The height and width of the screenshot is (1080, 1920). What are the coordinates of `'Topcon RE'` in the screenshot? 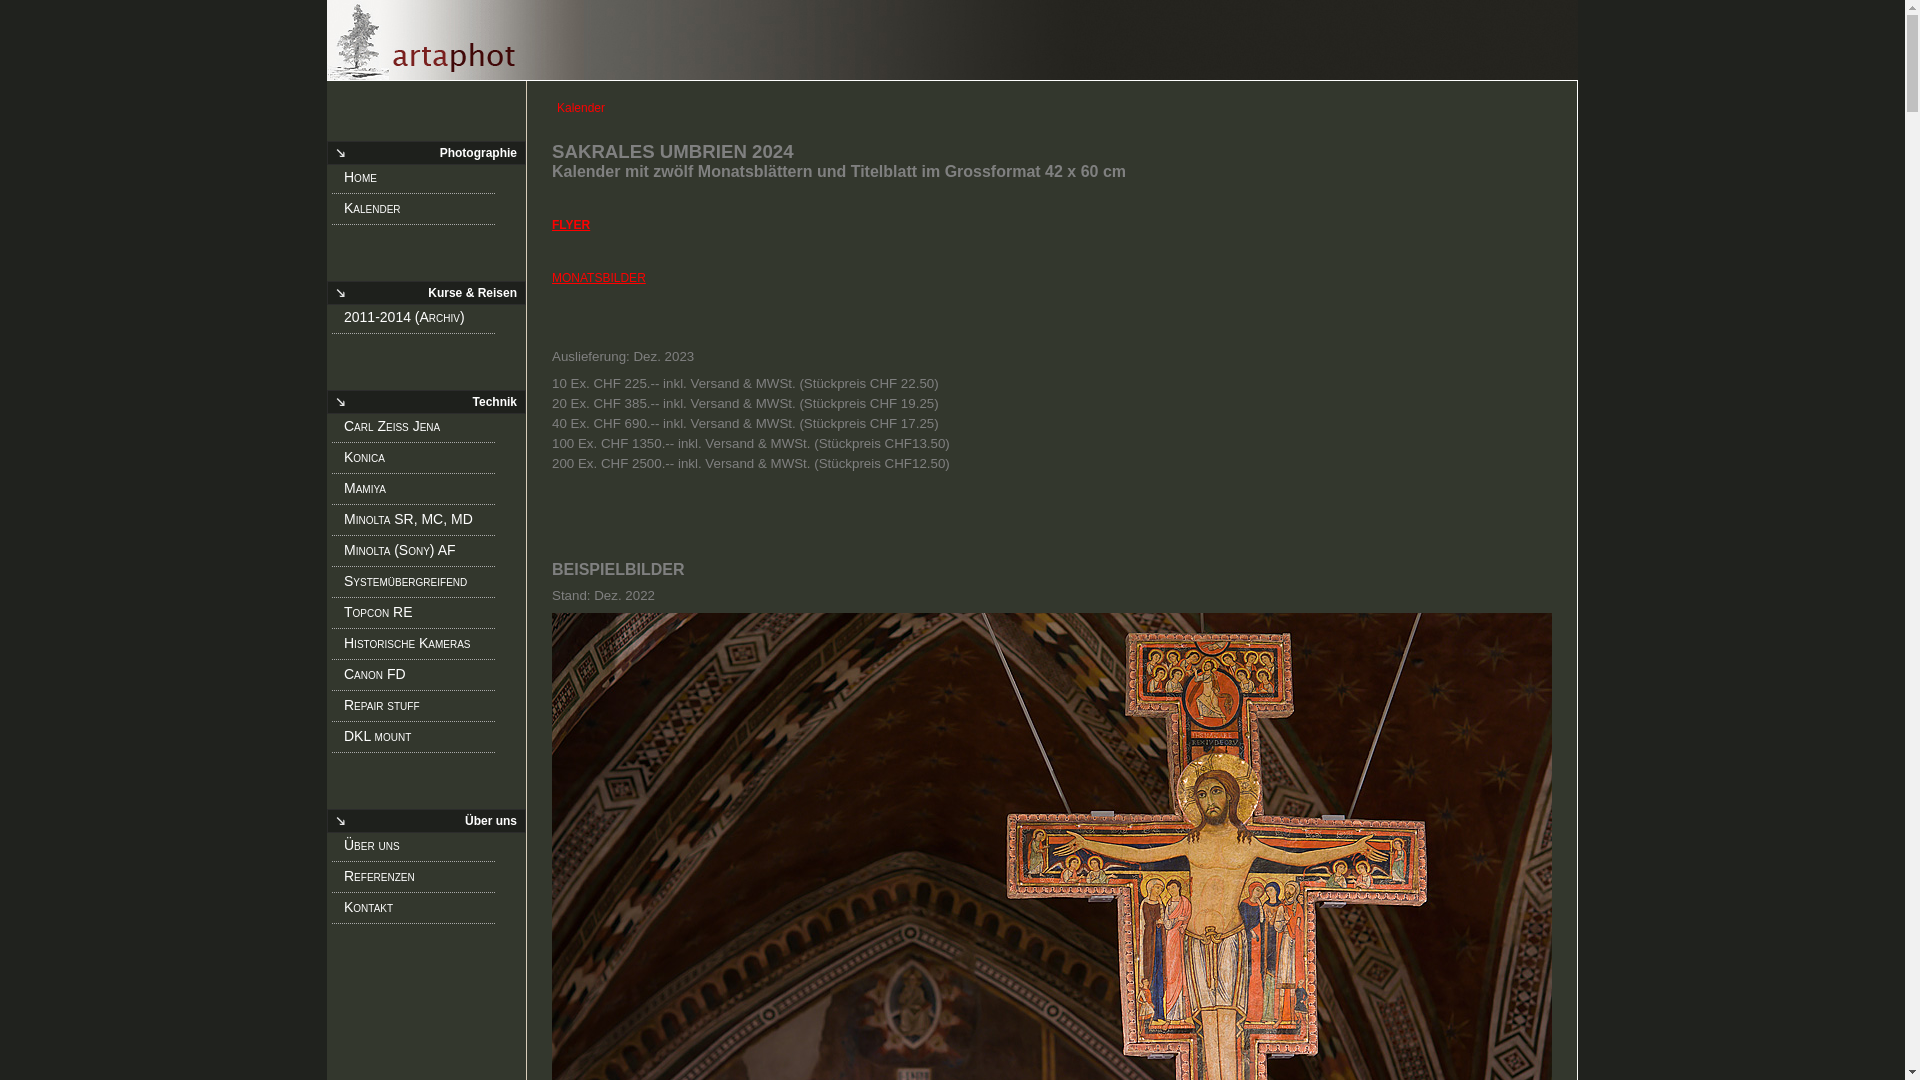 It's located at (419, 615).